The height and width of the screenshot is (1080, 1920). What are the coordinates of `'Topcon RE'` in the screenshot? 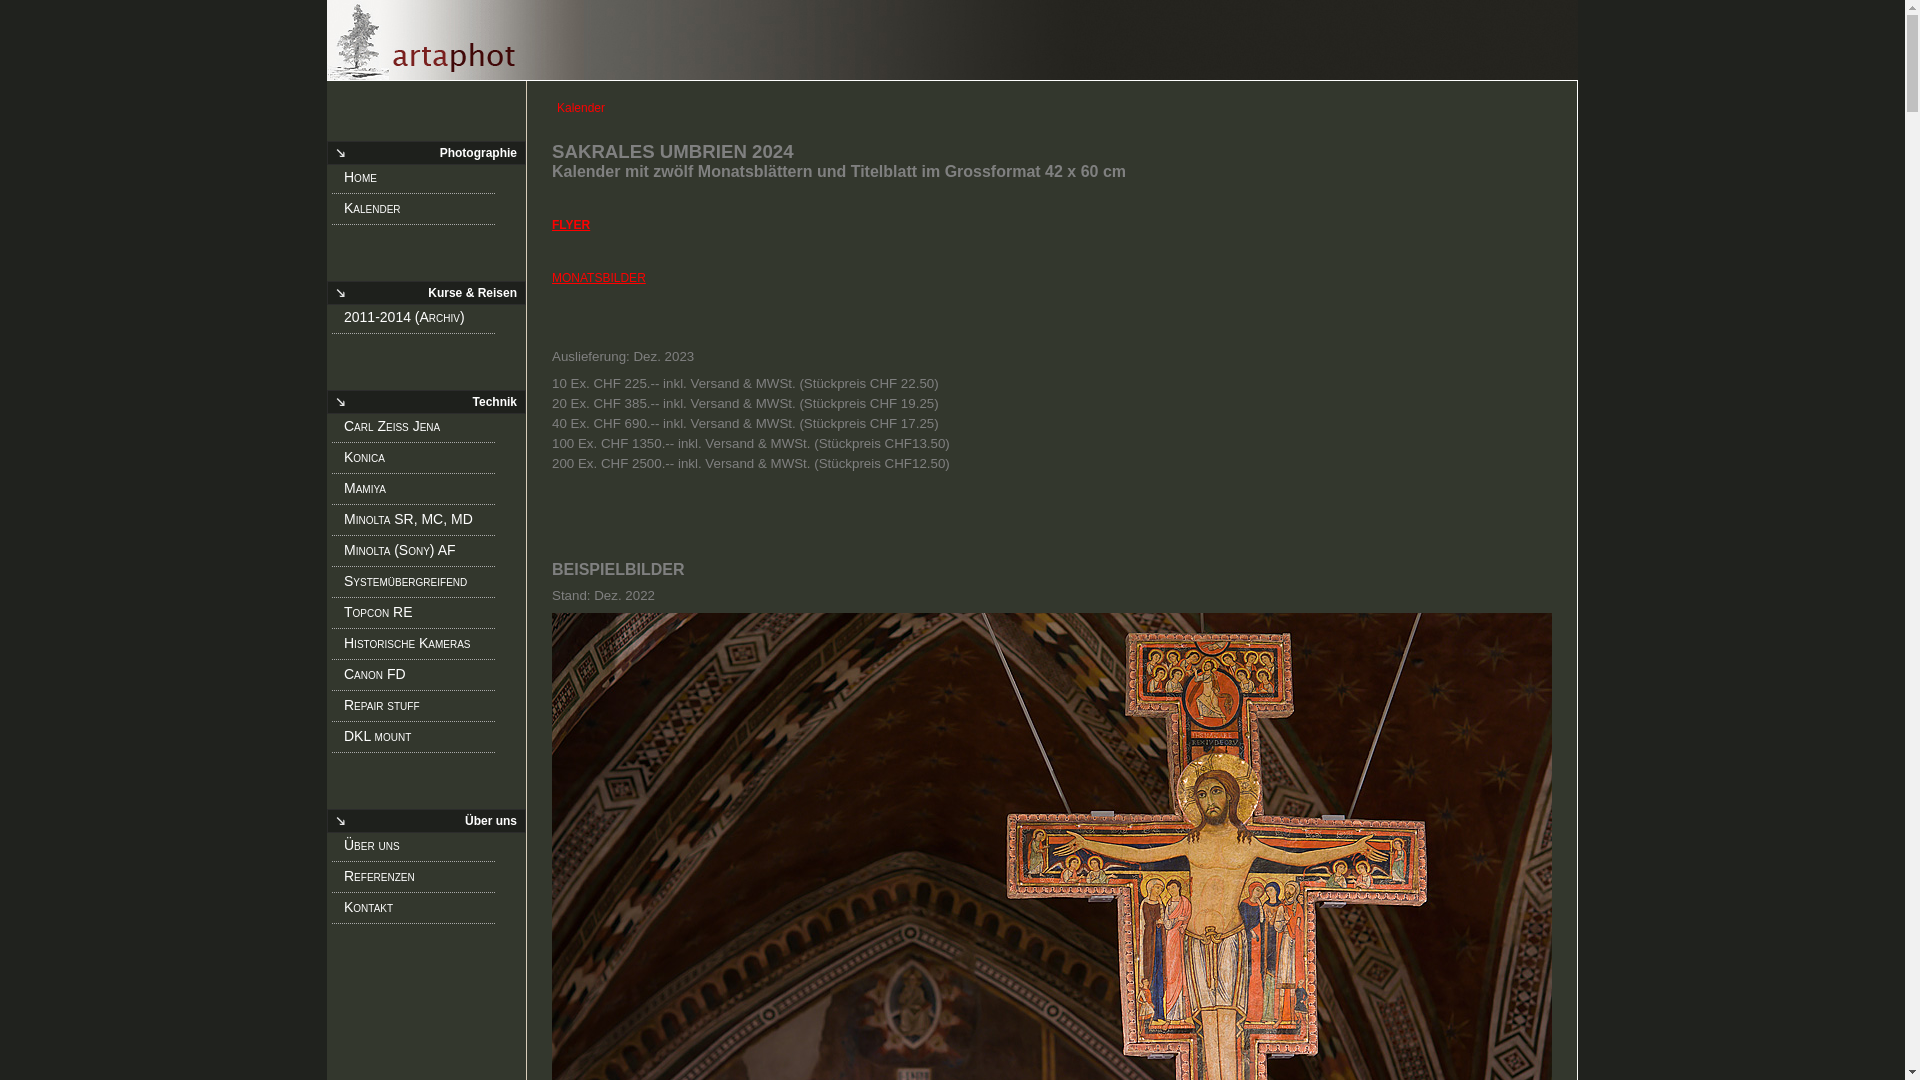 It's located at (419, 615).